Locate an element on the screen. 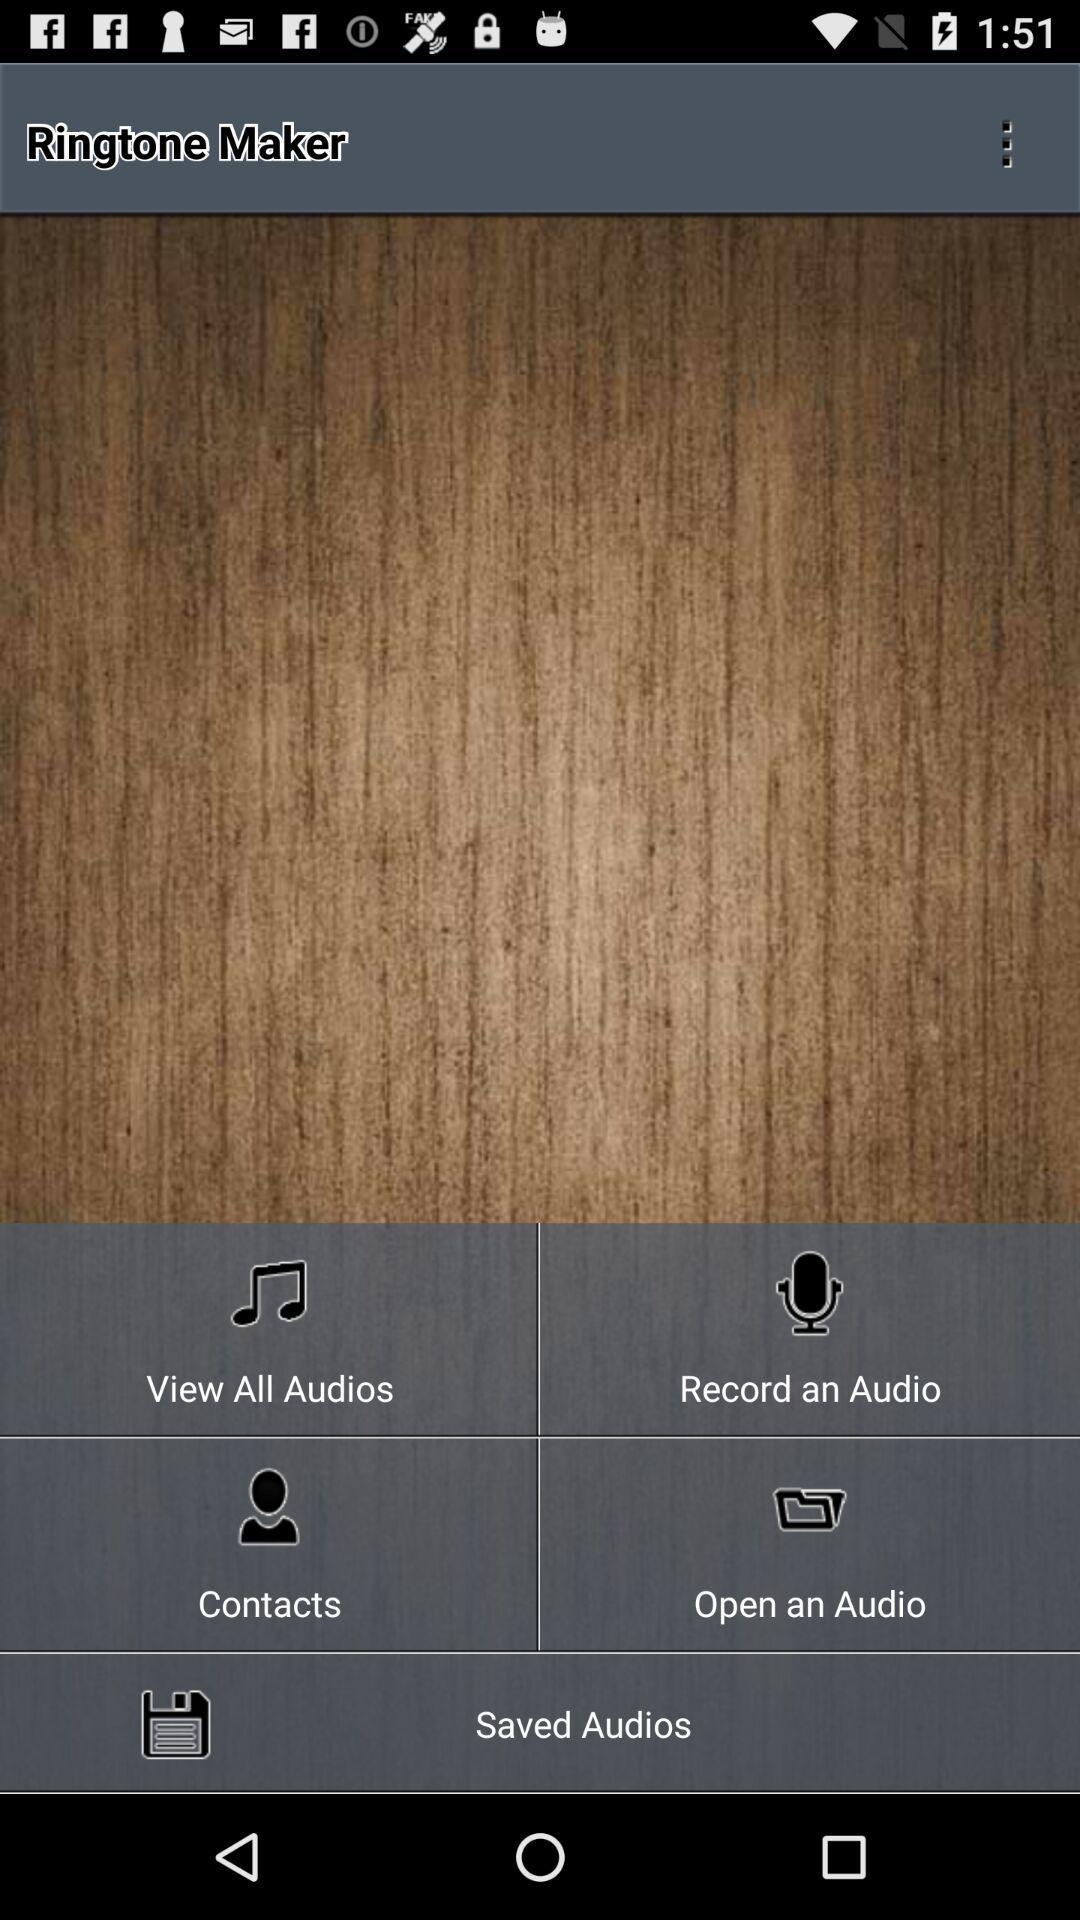 The width and height of the screenshot is (1080, 1920). the item to the right of ringtone maker is located at coordinates (1006, 140).